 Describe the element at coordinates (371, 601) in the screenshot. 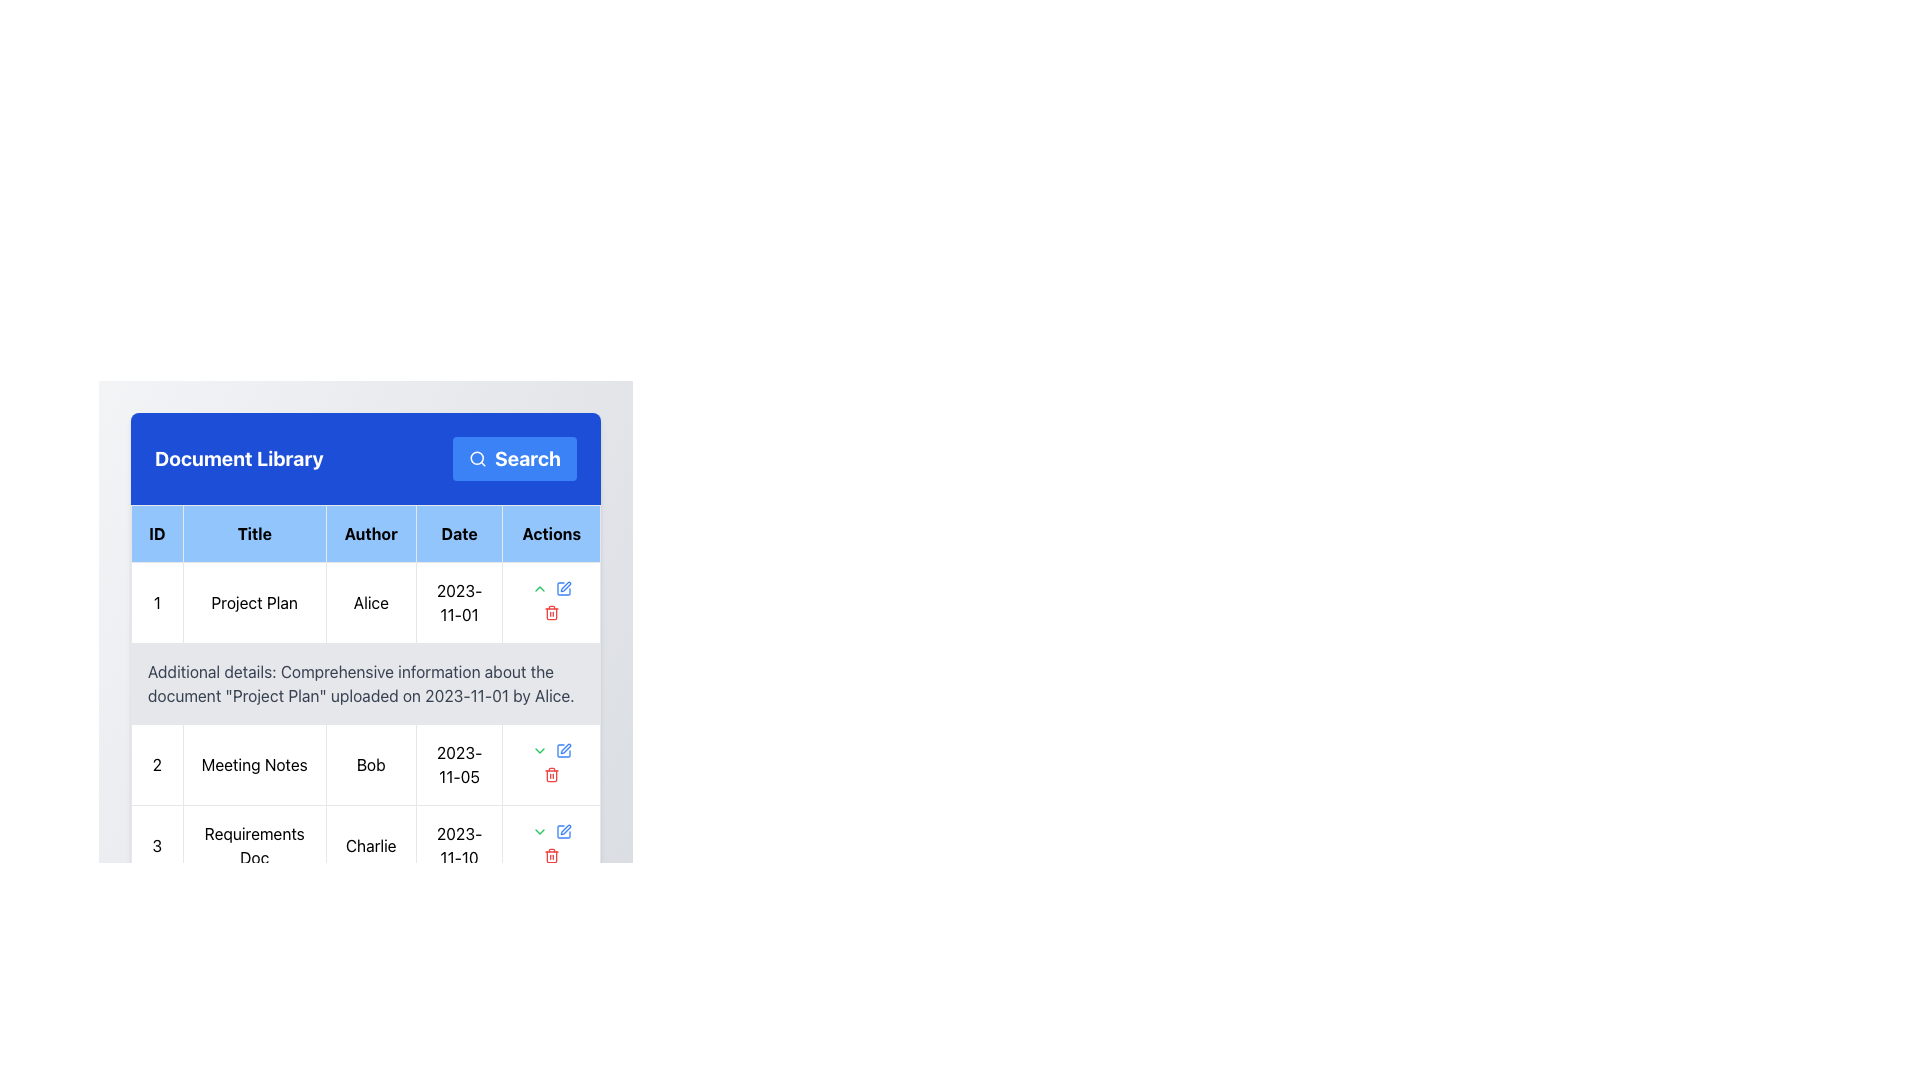

I see `text label 'Alice' which is located in the 'Author' column of the first row in the table, presented in a bold, black font on a white background` at that location.